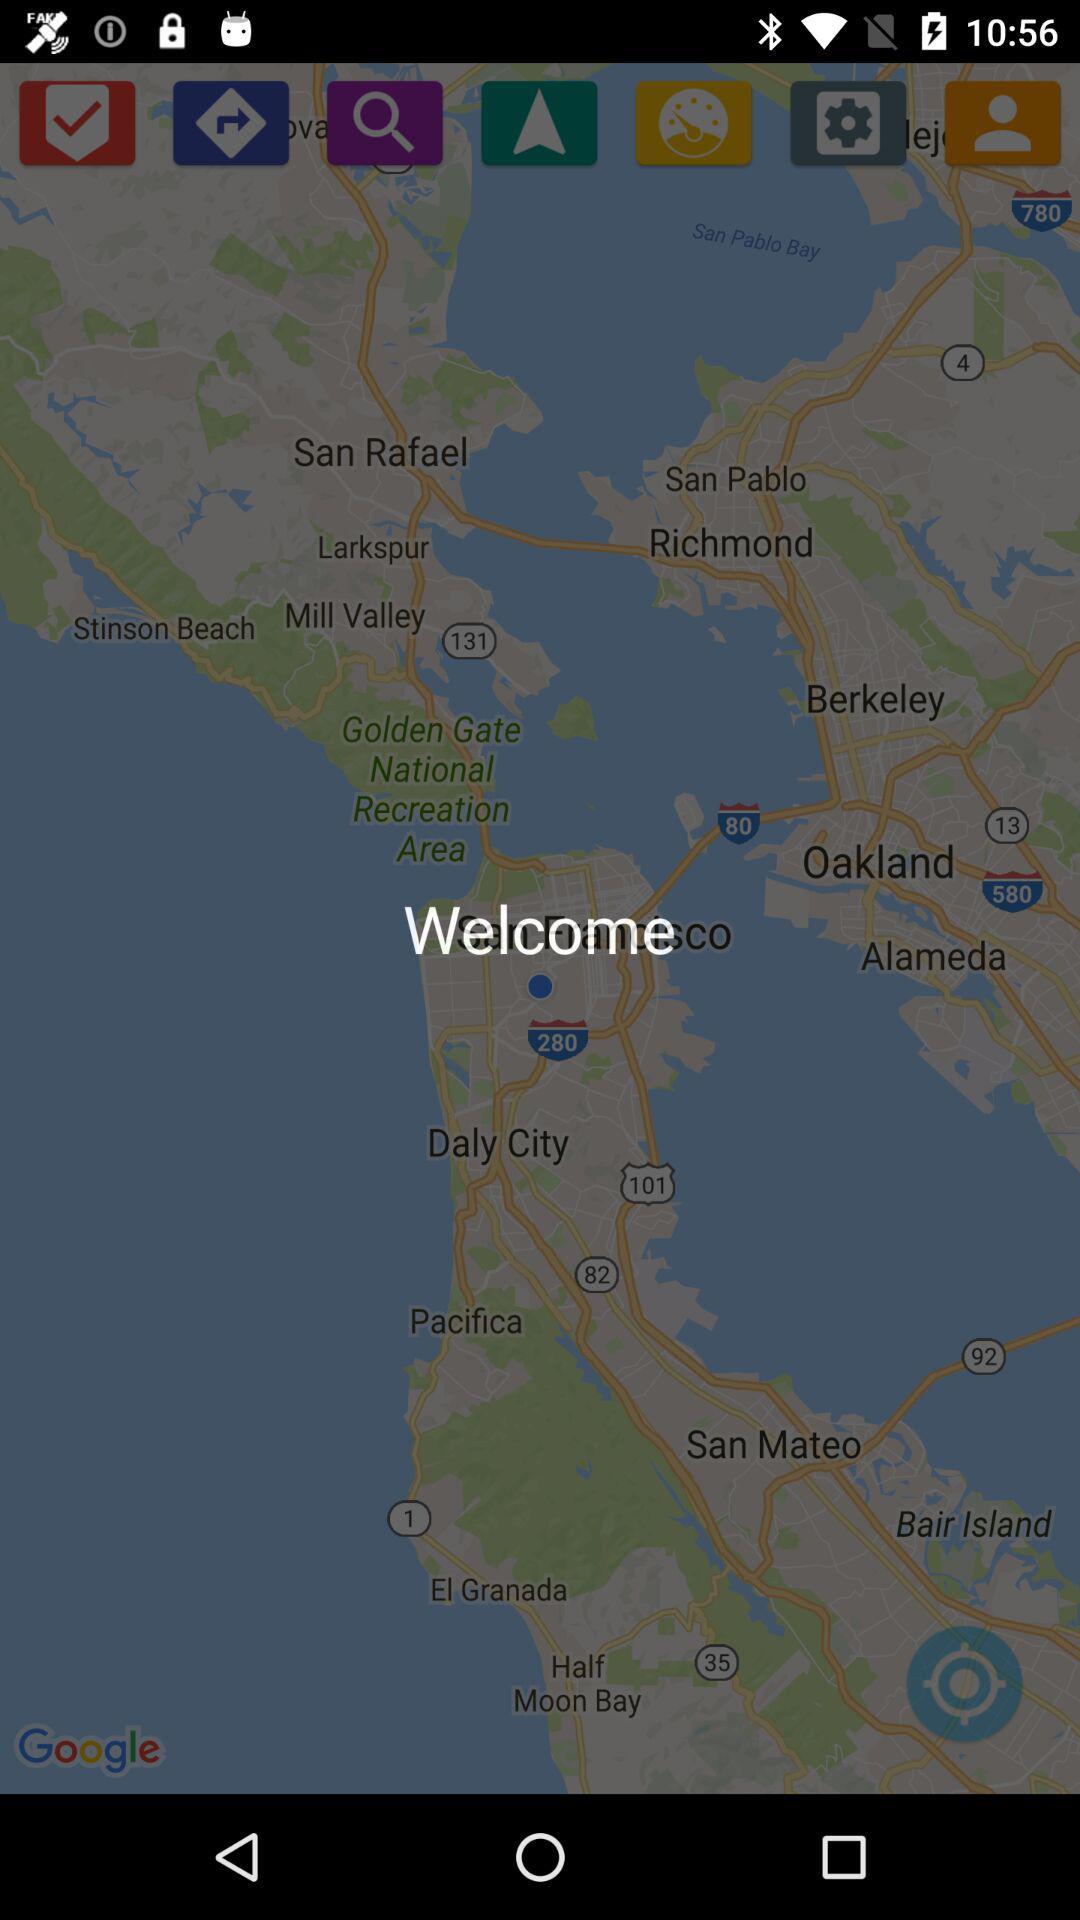 This screenshot has width=1080, height=1920. Describe the element at coordinates (848, 121) in the screenshot. I see `the settings icon` at that location.